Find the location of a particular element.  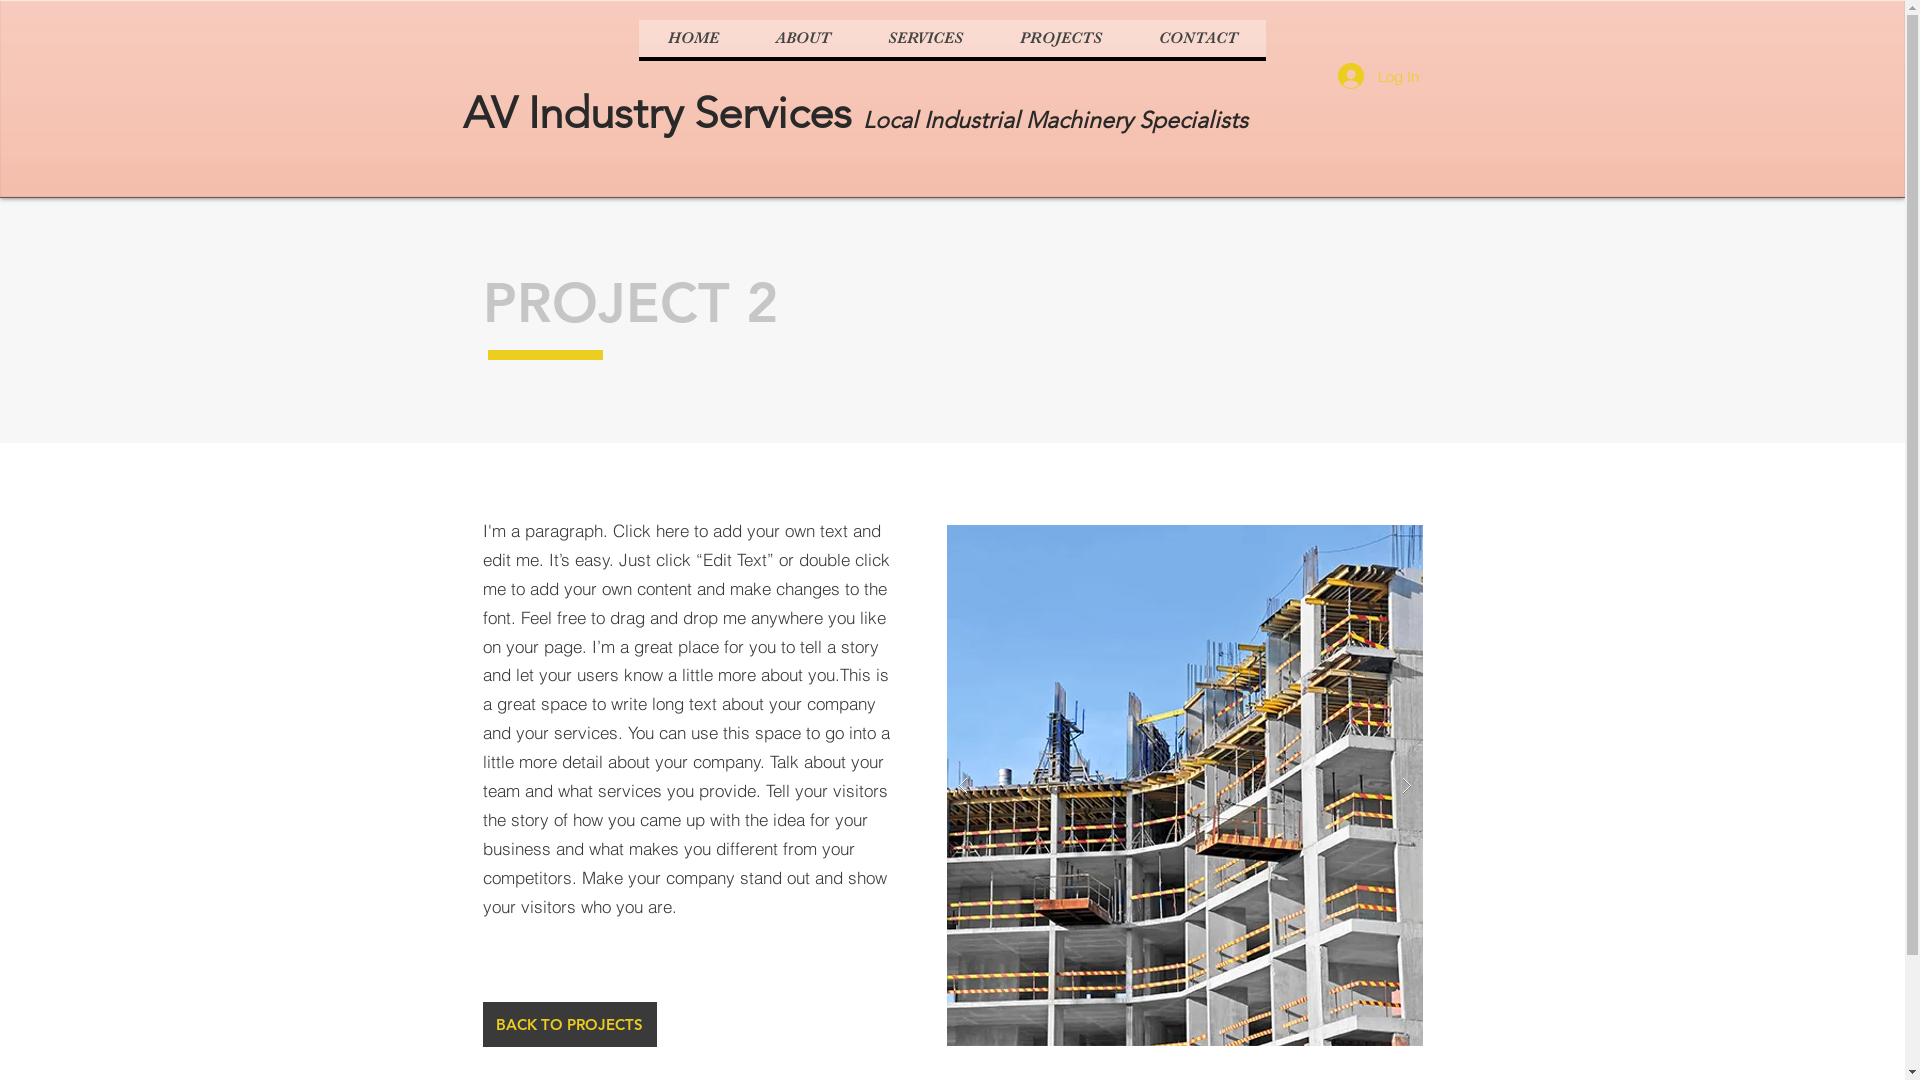

'ABOUT' is located at coordinates (802, 38).